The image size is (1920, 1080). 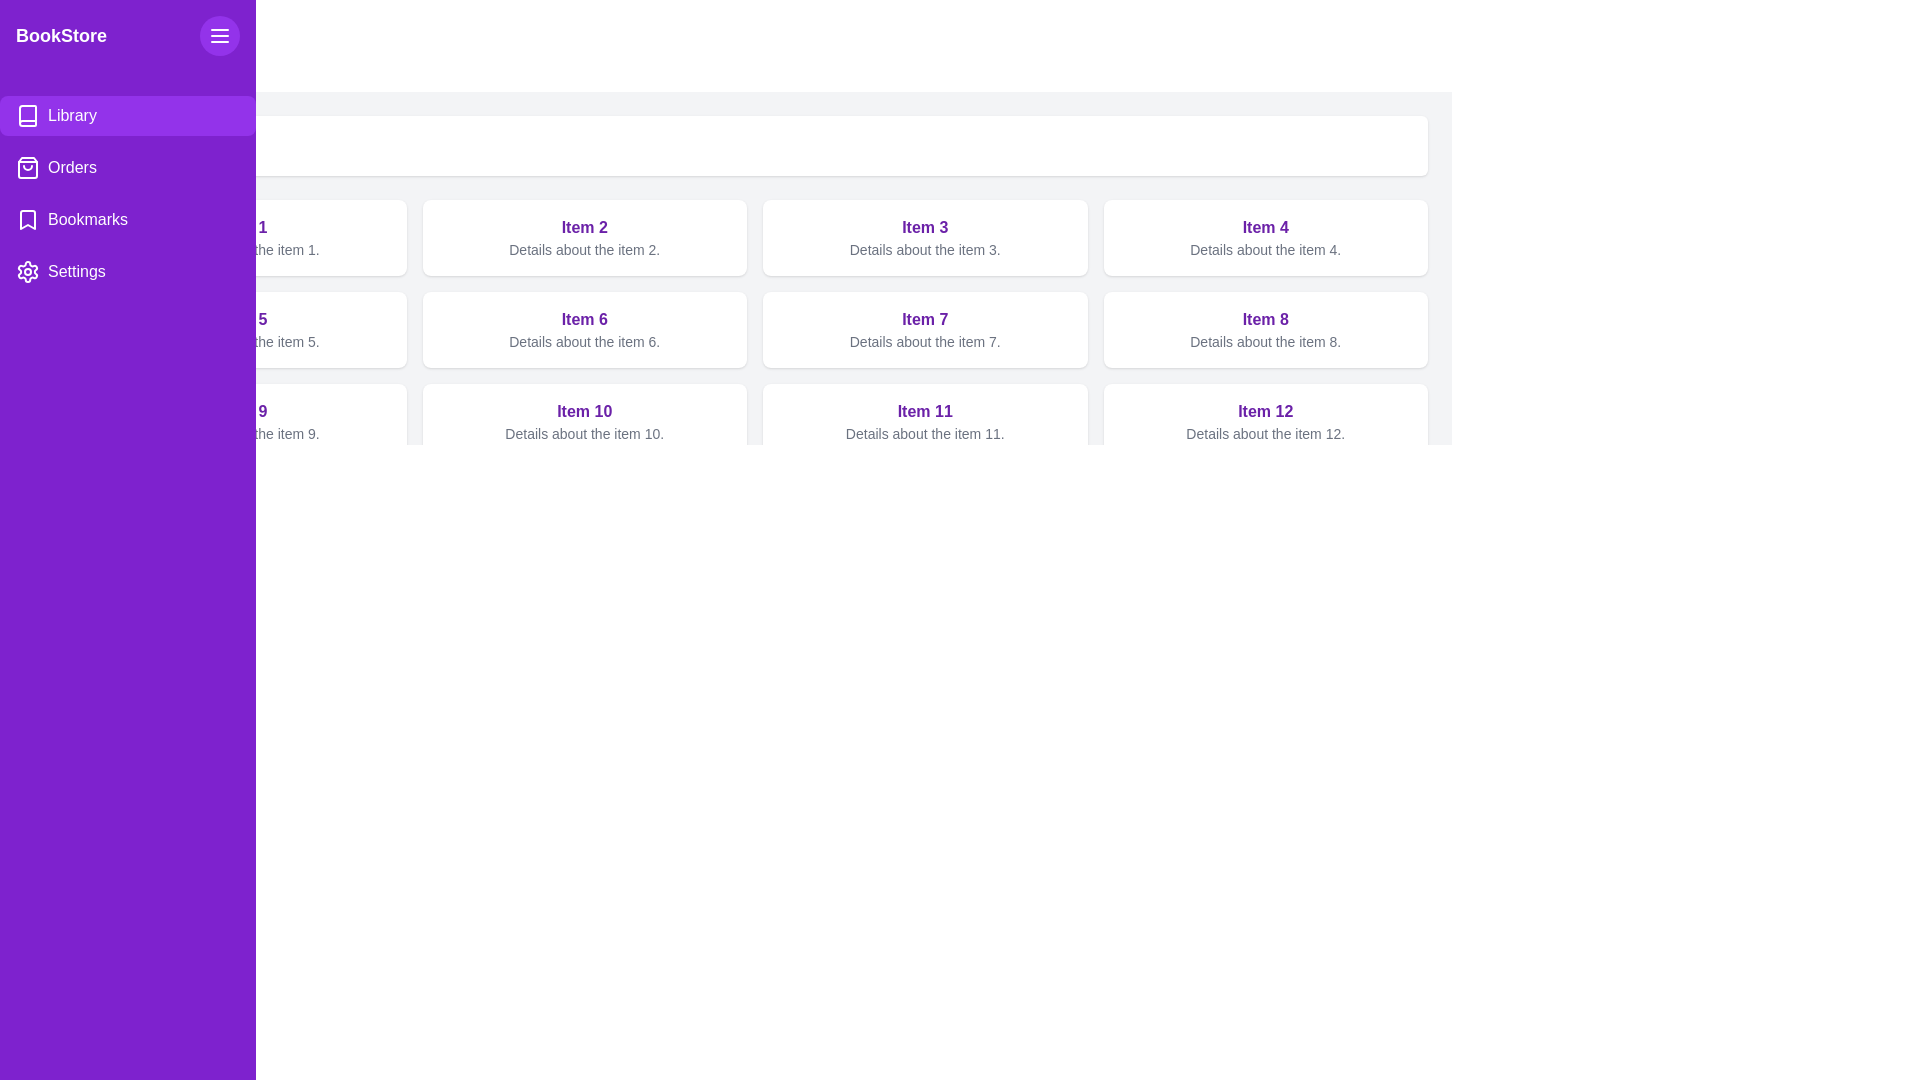 What do you see at coordinates (1264, 249) in the screenshot?
I see `the text label displaying 'Details about the item 4.' which is located below the title 'Item 4' in the card layout` at bounding box center [1264, 249].